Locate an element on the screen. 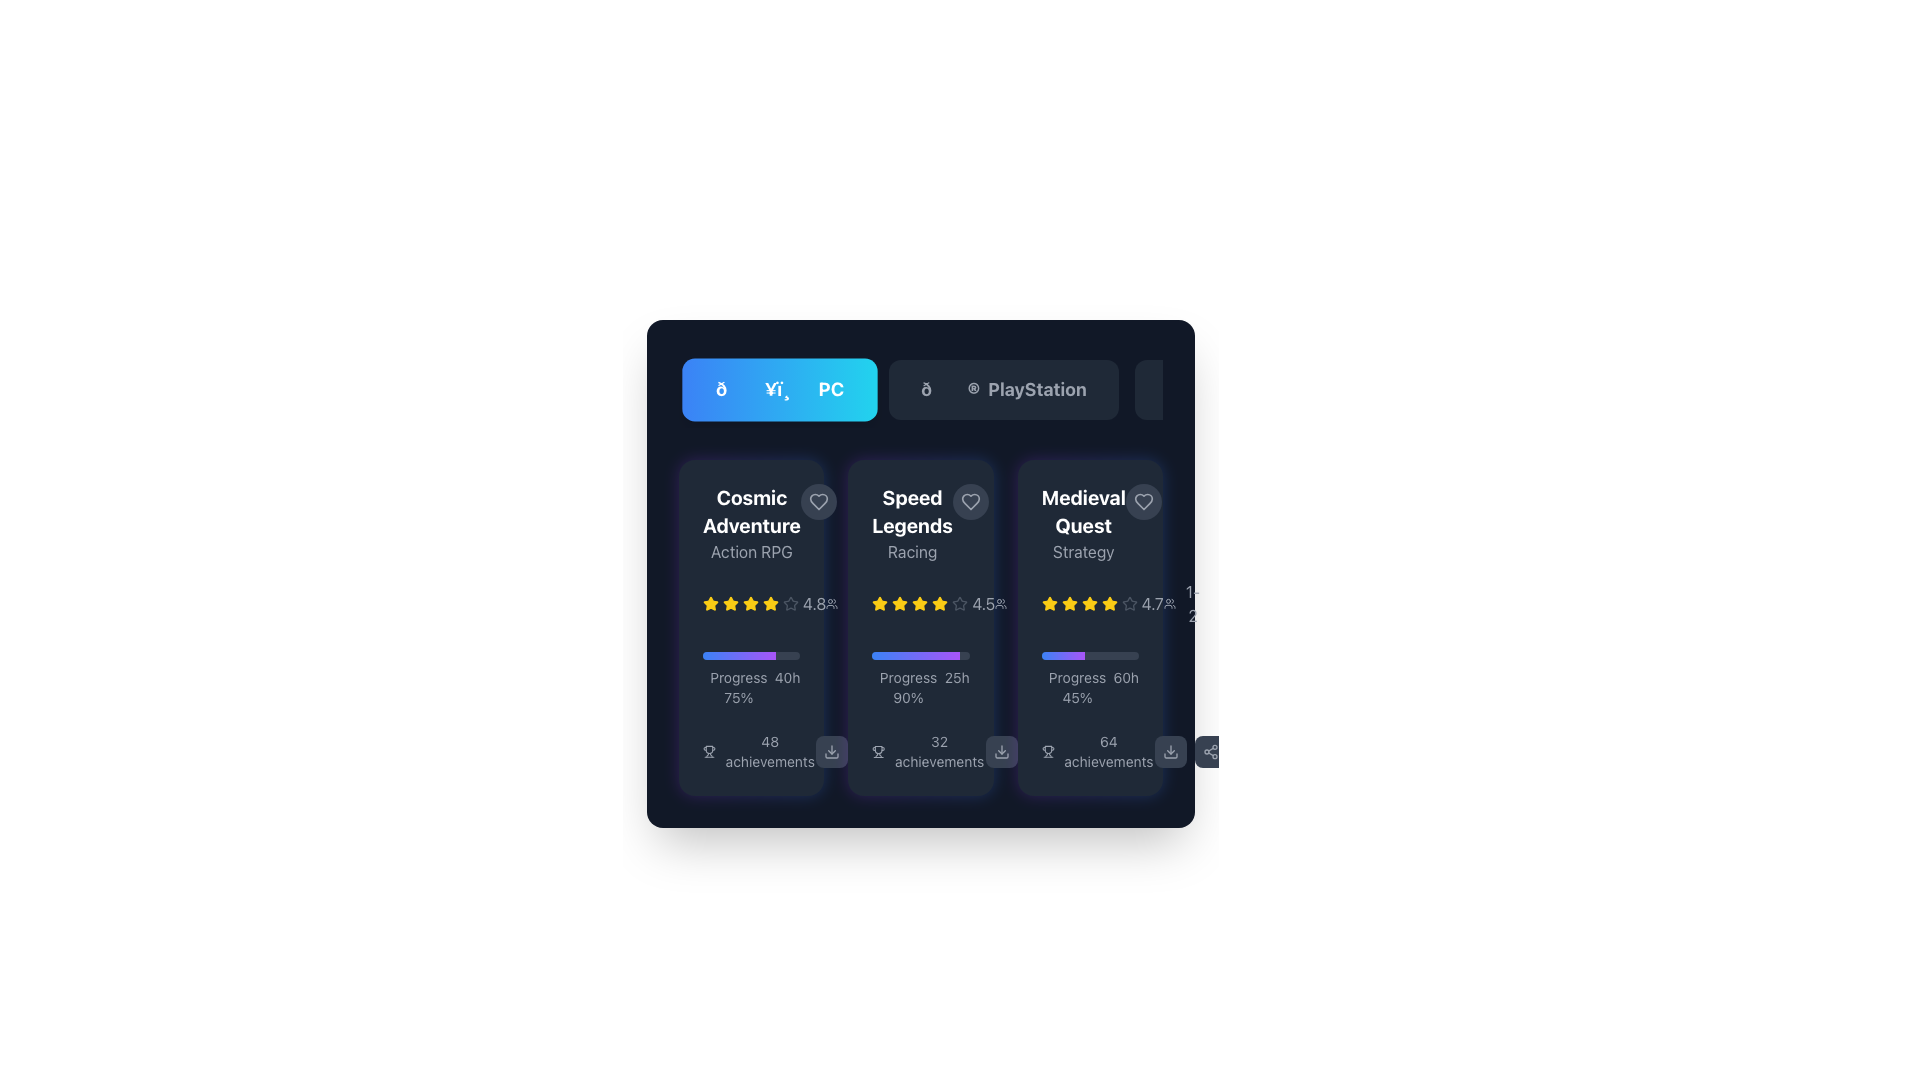 This screenshot has height=1080, width=1920. the third SVG-based rating star icon representing part of a 4.5-star rating for the game 'Speed Legends', located beneath the game's title and above the progress bar is located at coordinates (899, 603).